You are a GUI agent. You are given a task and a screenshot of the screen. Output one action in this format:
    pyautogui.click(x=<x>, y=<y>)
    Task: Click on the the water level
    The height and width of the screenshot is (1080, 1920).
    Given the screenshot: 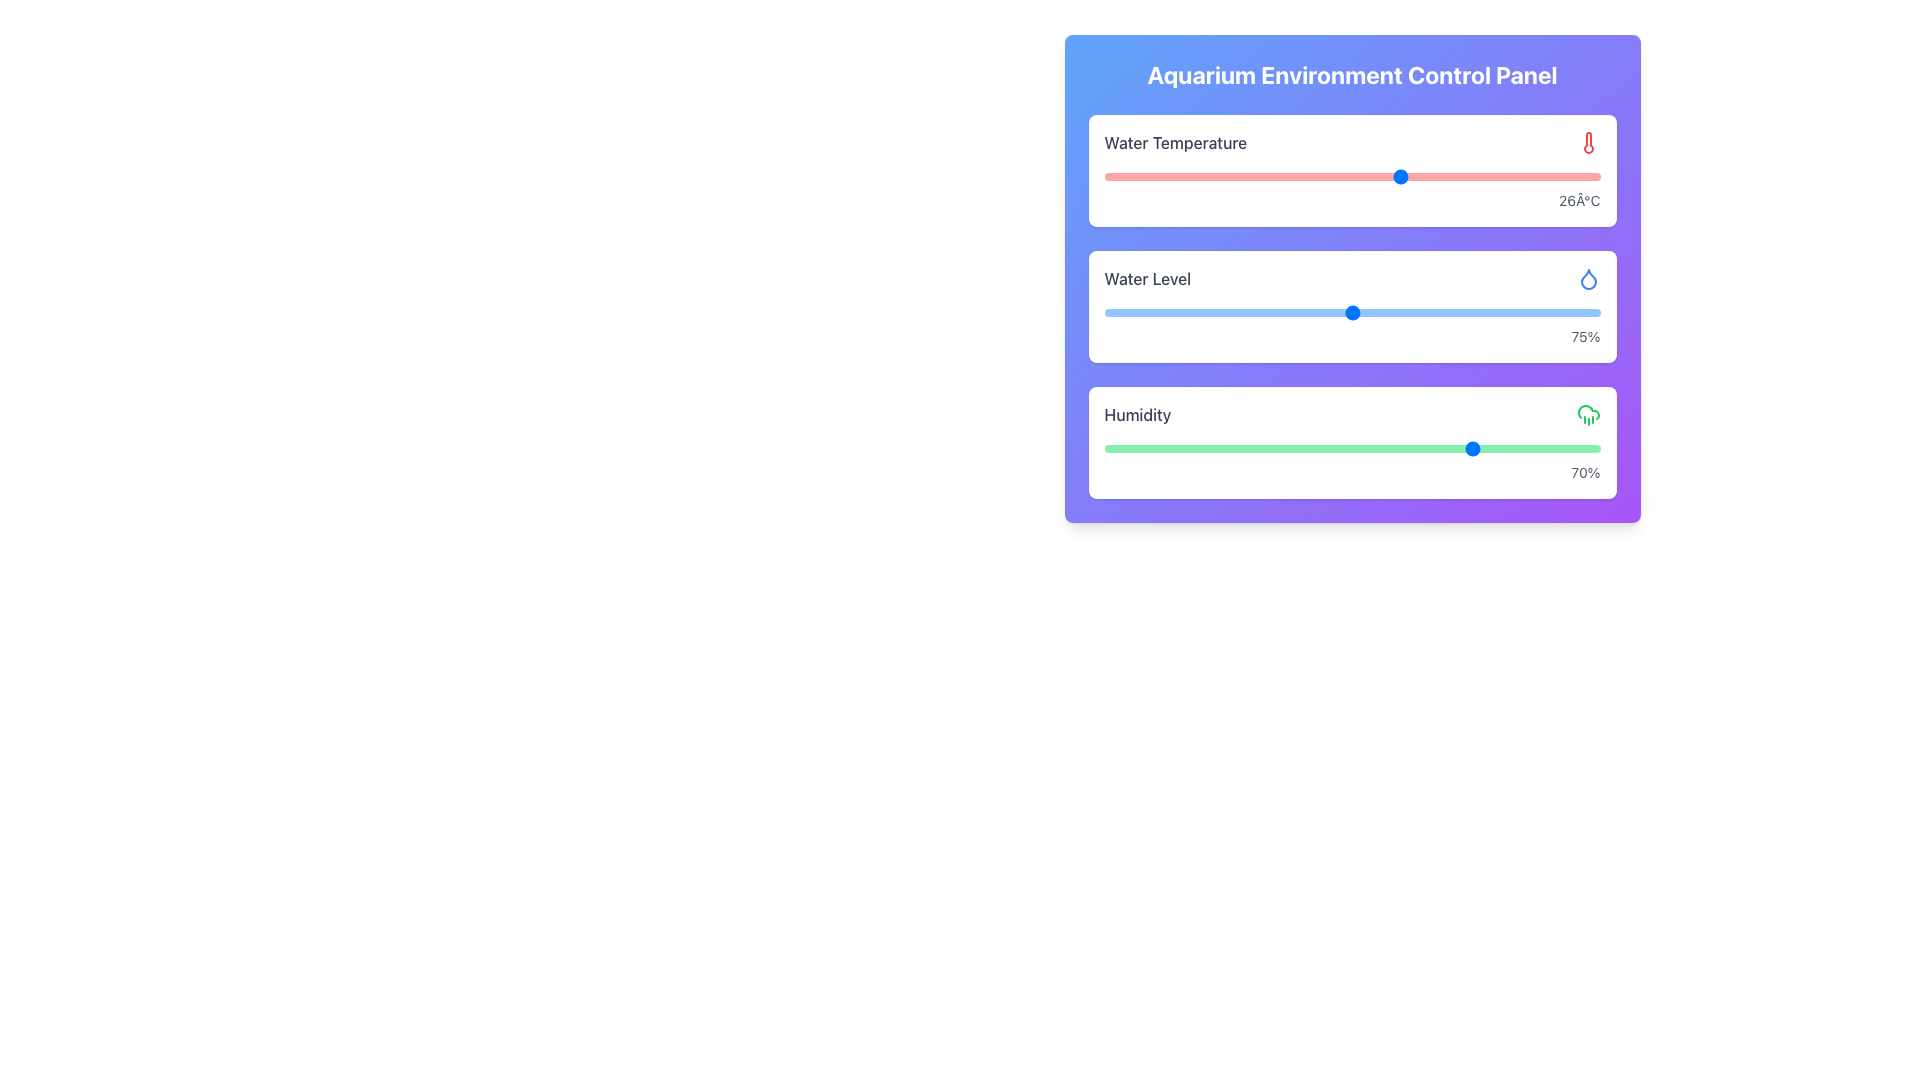 What is the action you would take?
    pyautogui.click(x=1103, y=312)
    